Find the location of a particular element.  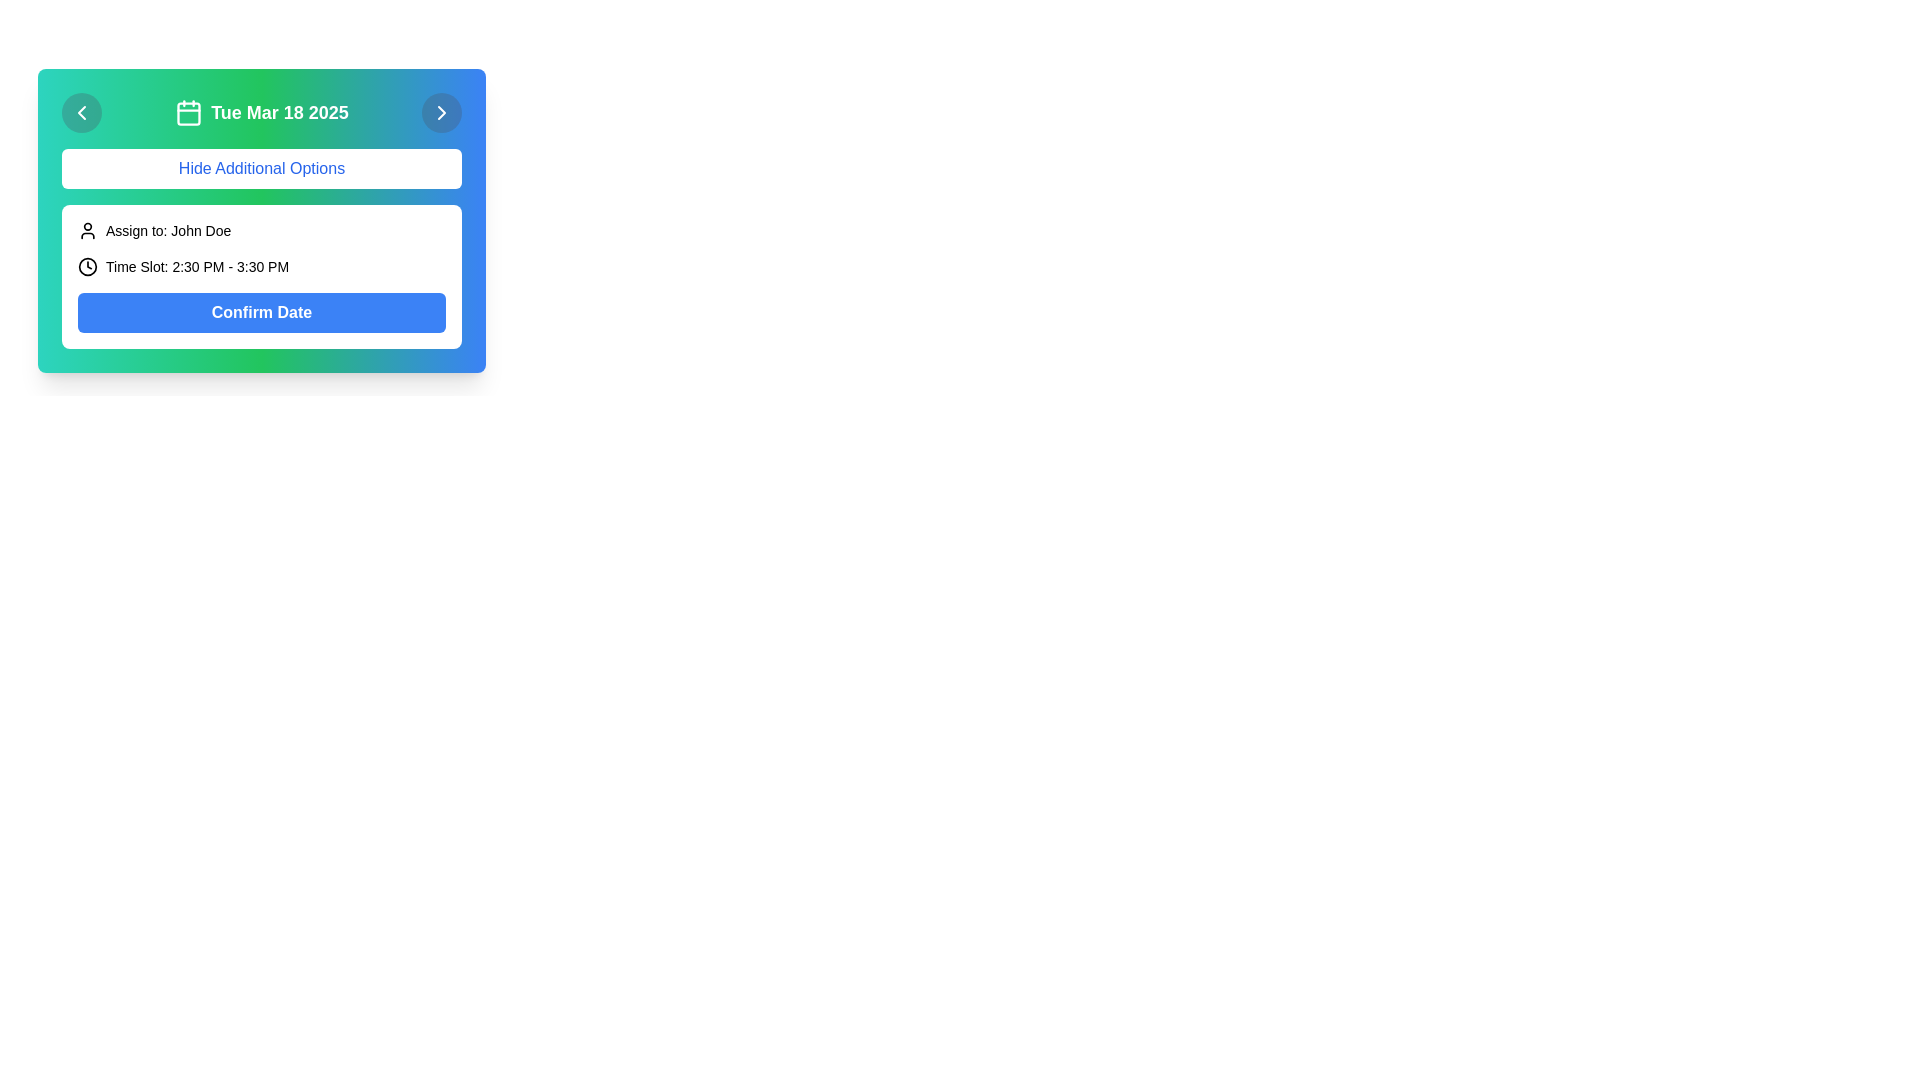

the confirmation button located at the bottom of the white panel containing scheduling information, below the 'Time Slot: 2:30 PM - 3:30 PM' text section is located at coordinates (261, 312).